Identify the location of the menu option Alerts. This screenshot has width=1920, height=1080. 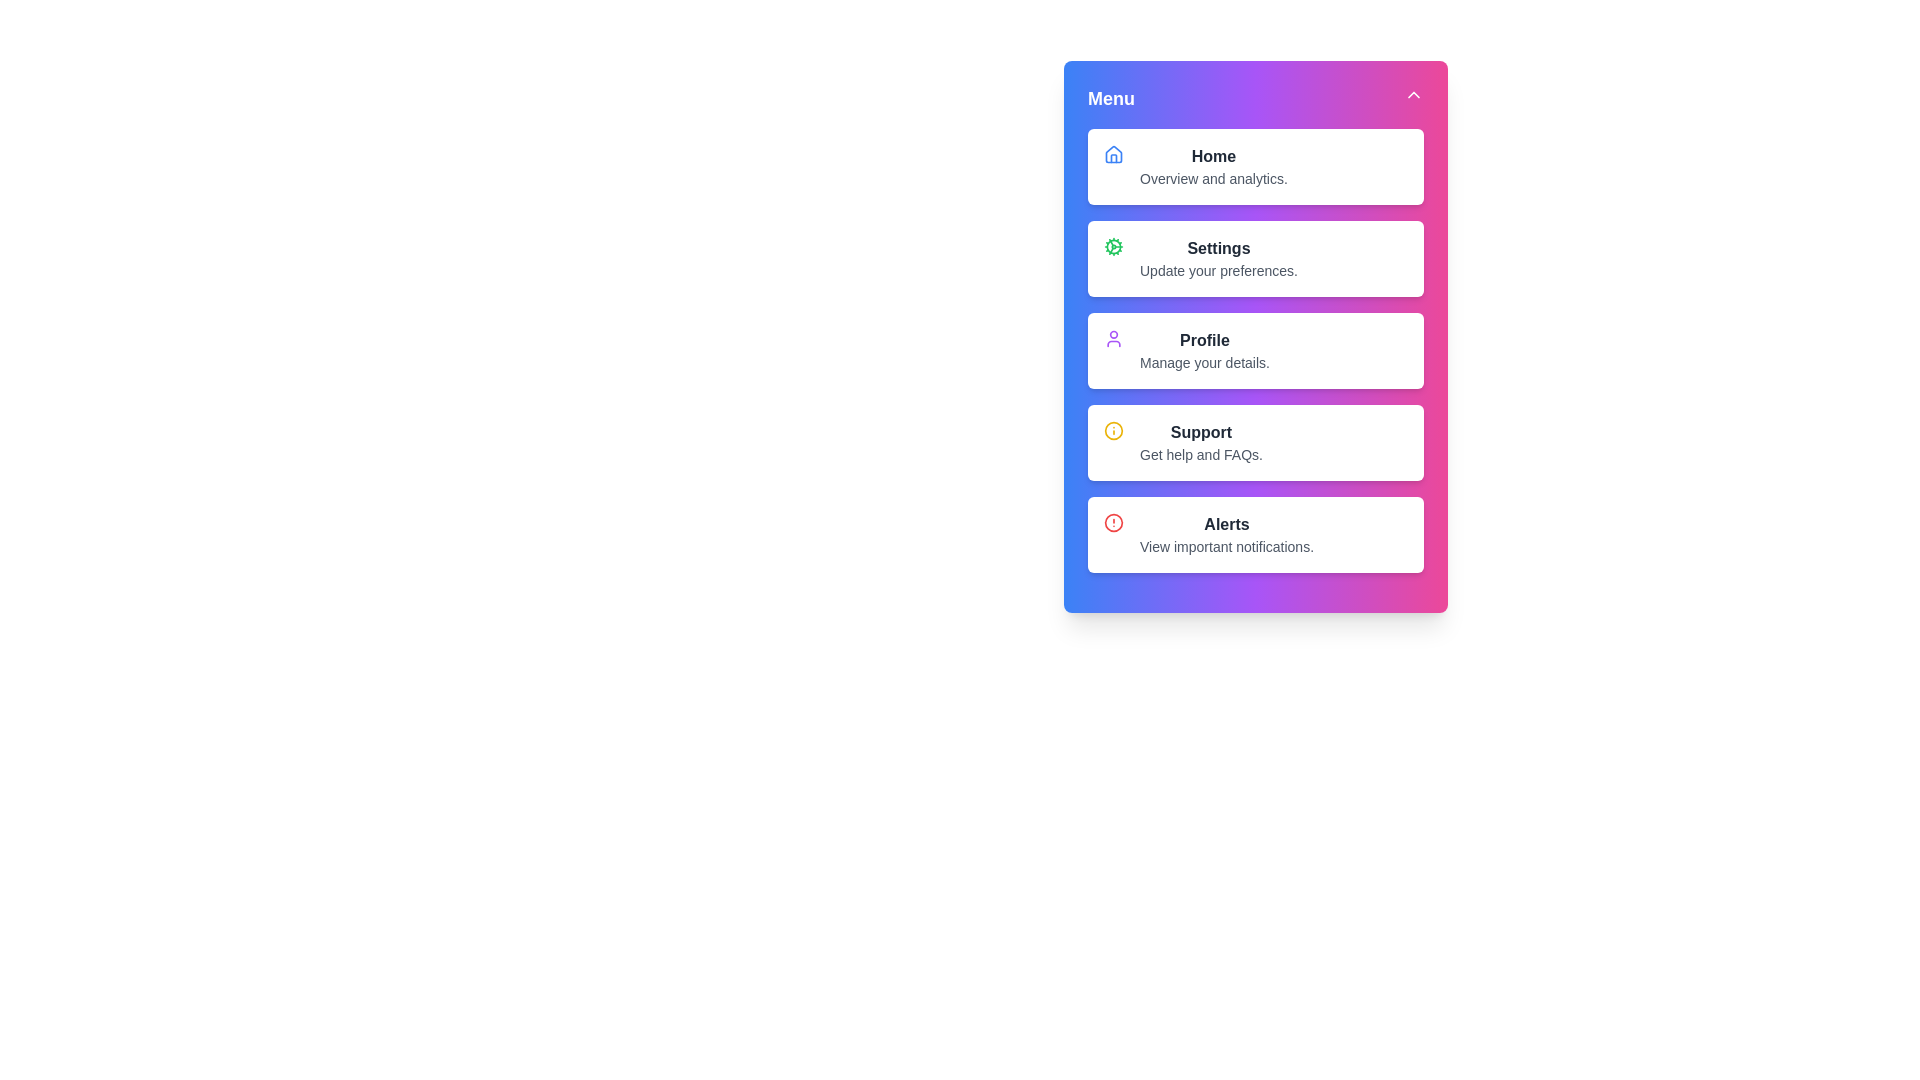
(1200, 550).